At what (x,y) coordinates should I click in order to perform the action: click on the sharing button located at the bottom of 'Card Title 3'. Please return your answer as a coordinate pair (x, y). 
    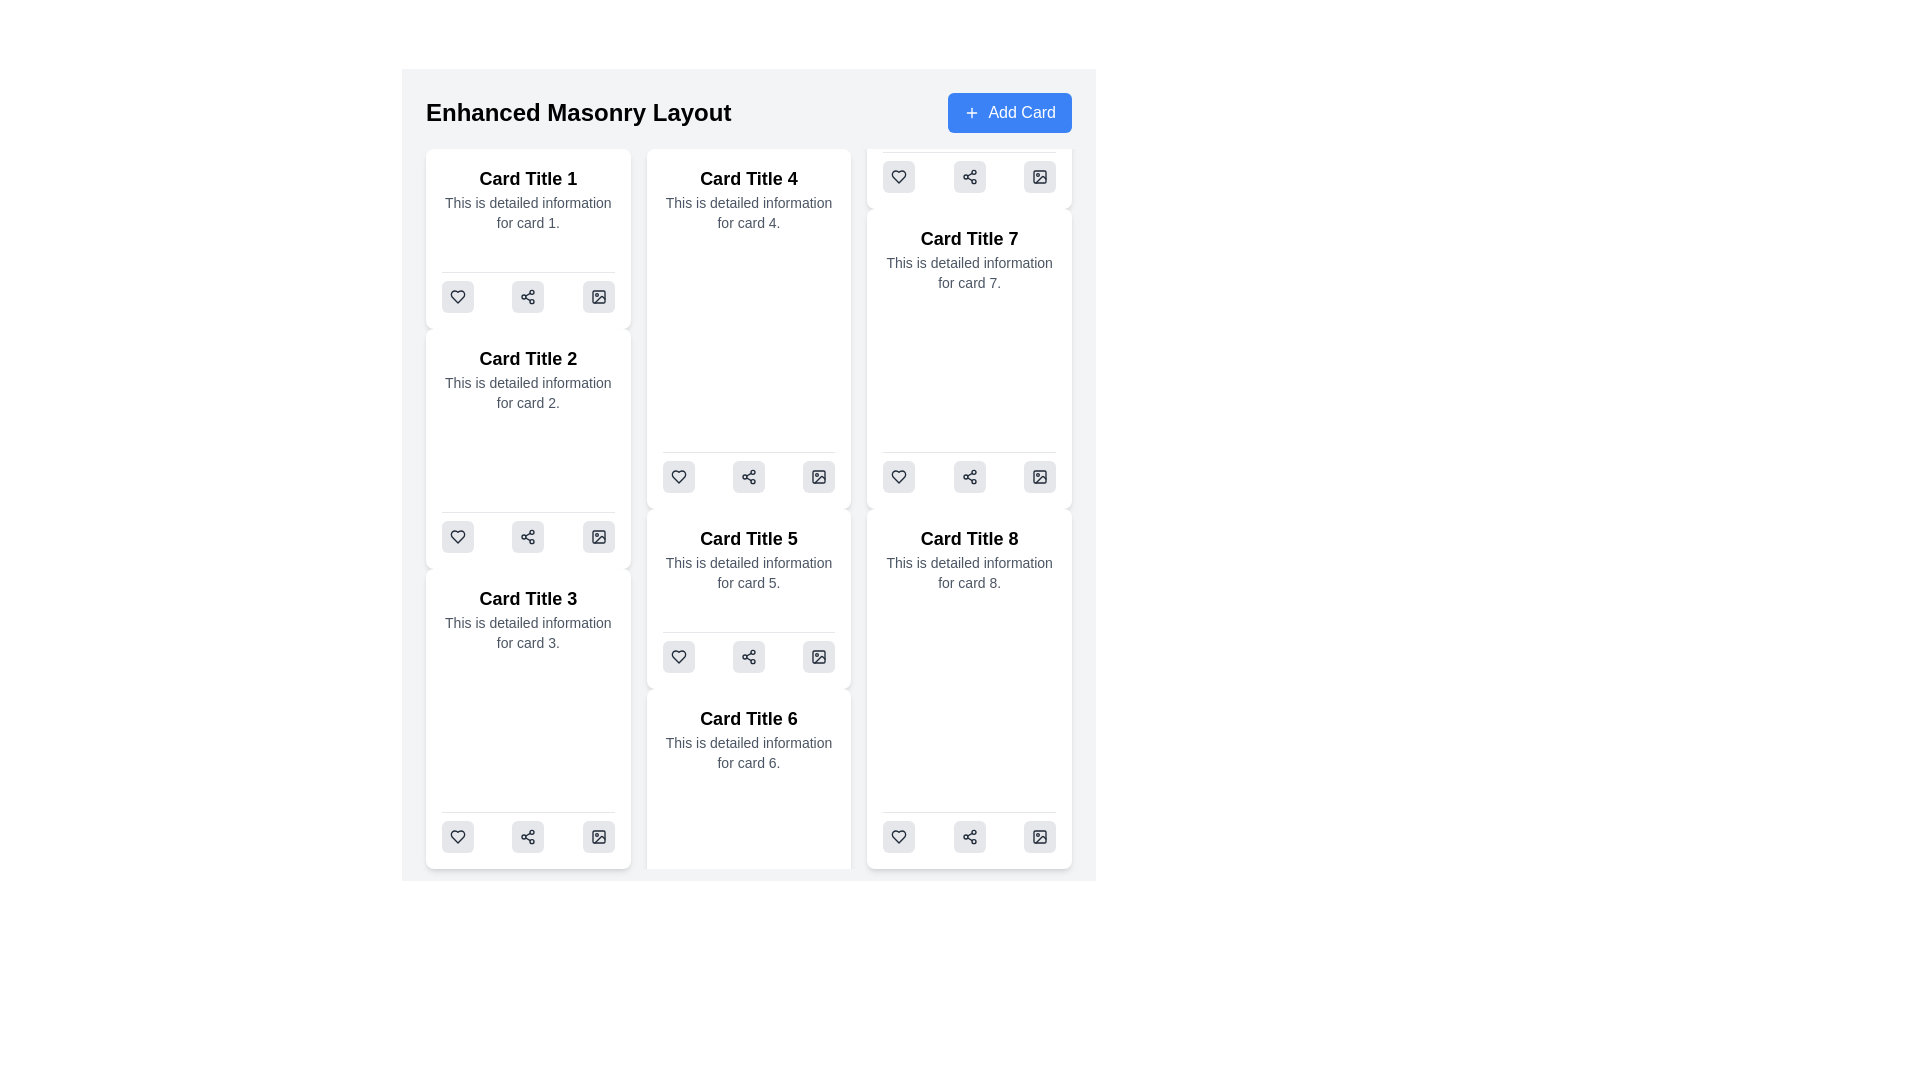
    Looking at the image, I should click on (528, 832).